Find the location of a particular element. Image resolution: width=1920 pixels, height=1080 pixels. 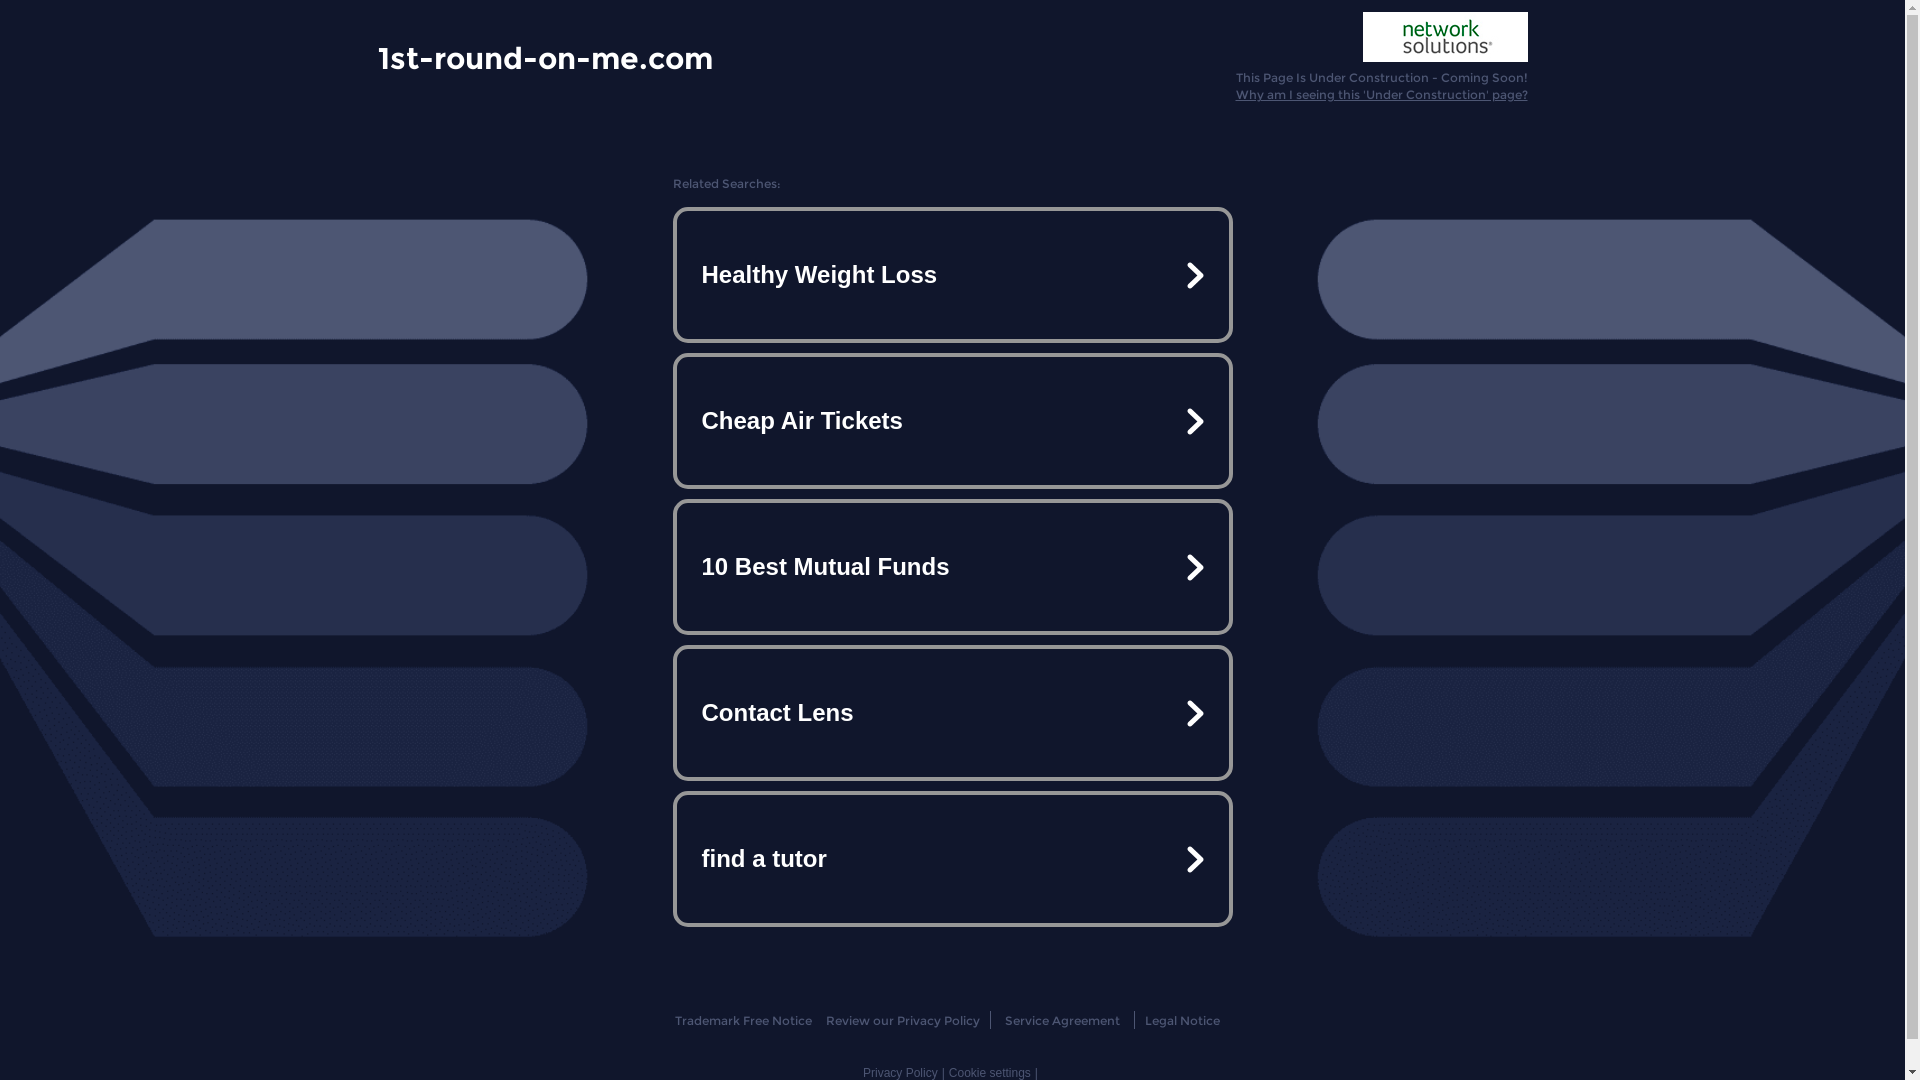

'find a tutor' is located at coordinates (950, 858).